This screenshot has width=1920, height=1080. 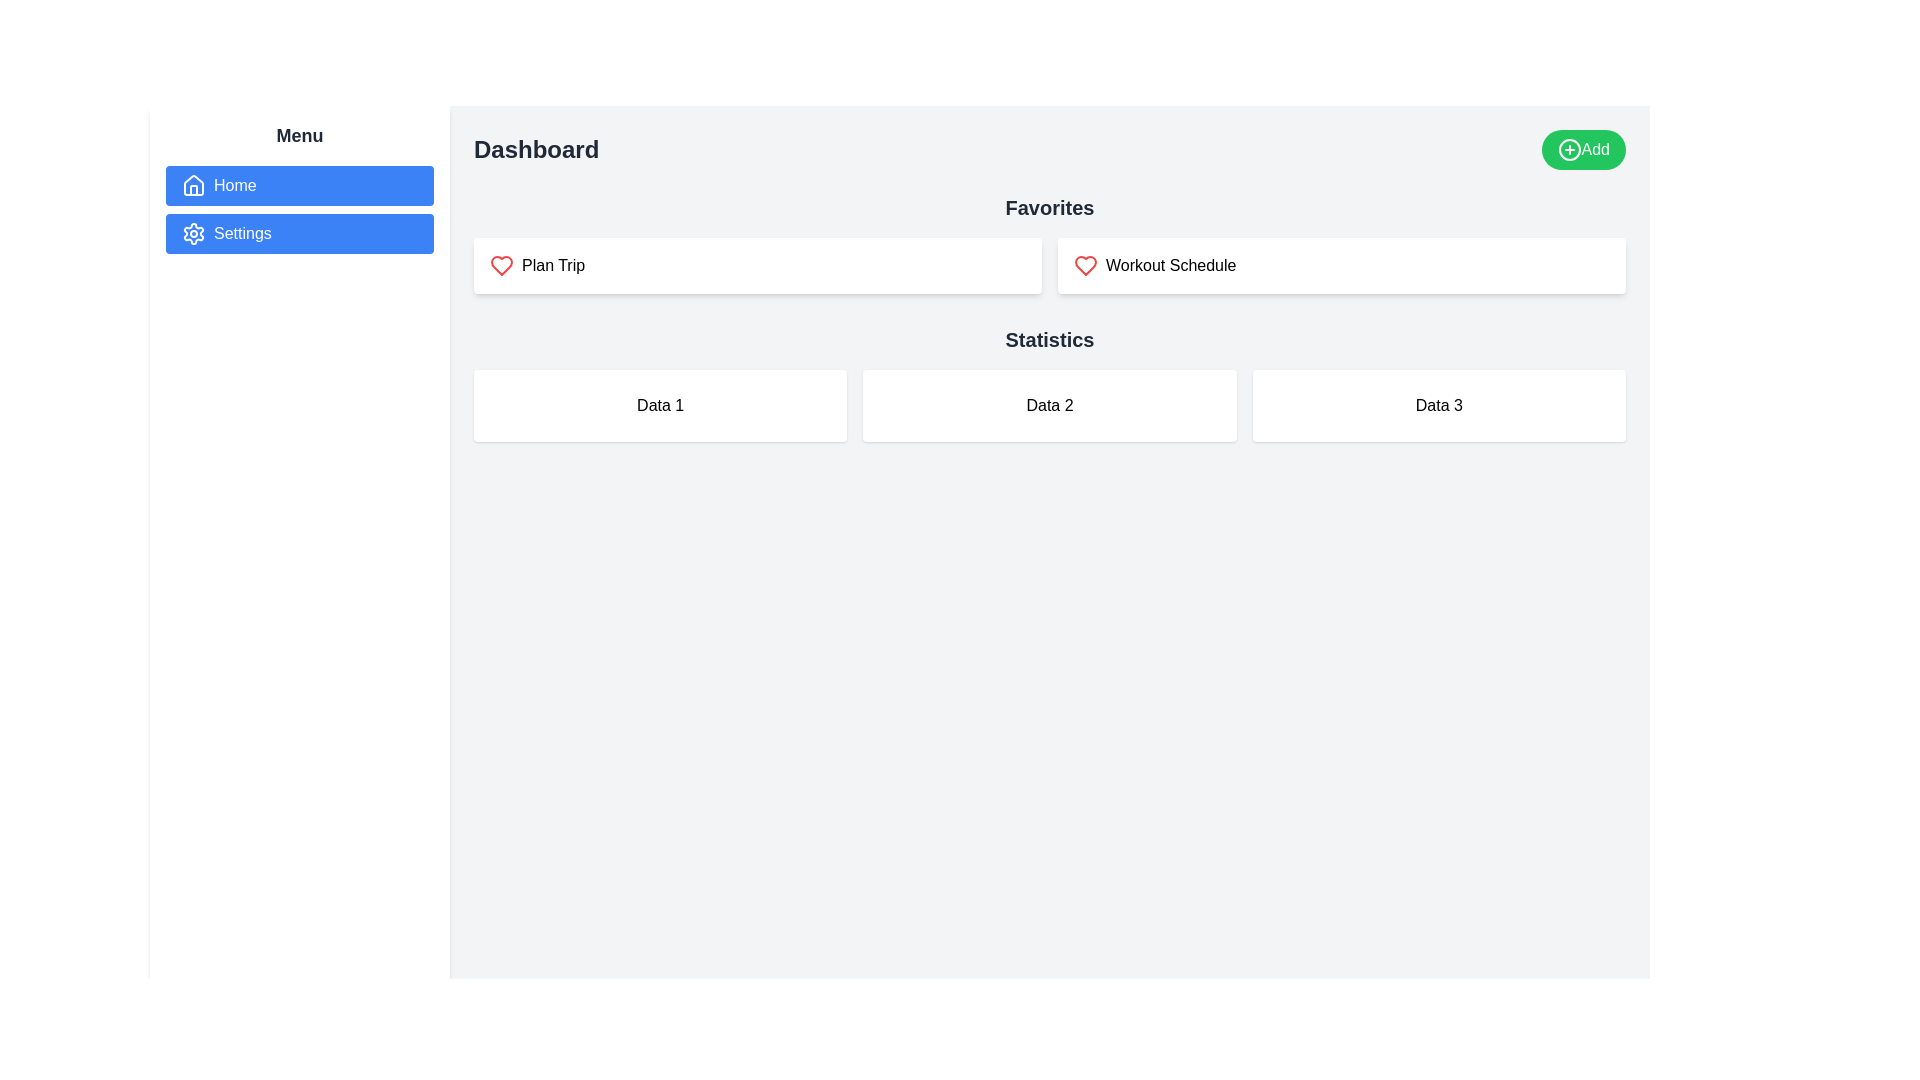 I want to click on the heart-shaped icon within the 'Workout Schedule' item of the 'Favorites' section, so click(x=1084, y=265).